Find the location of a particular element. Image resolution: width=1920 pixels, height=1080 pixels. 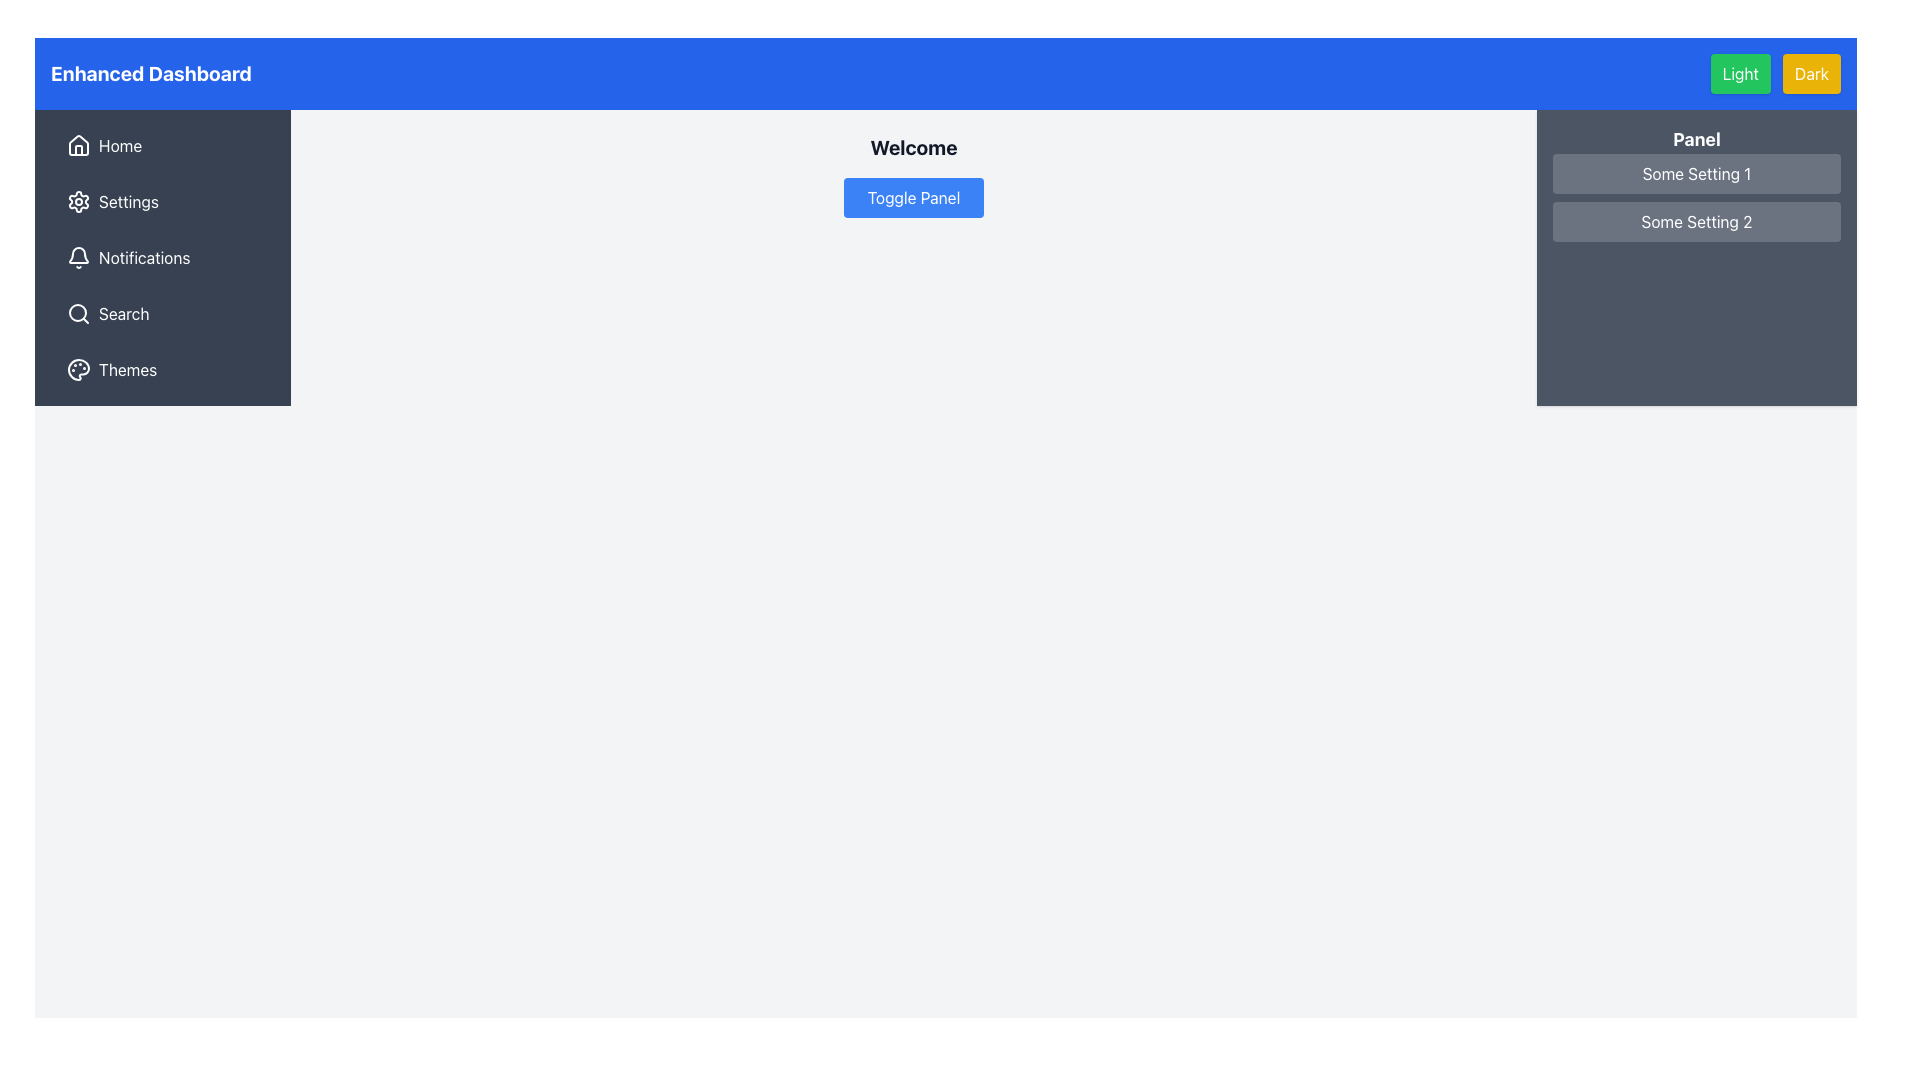

the gear icon located next to the 'Settings' label in the dark sidebar panel is located at coordinates (78, 201).